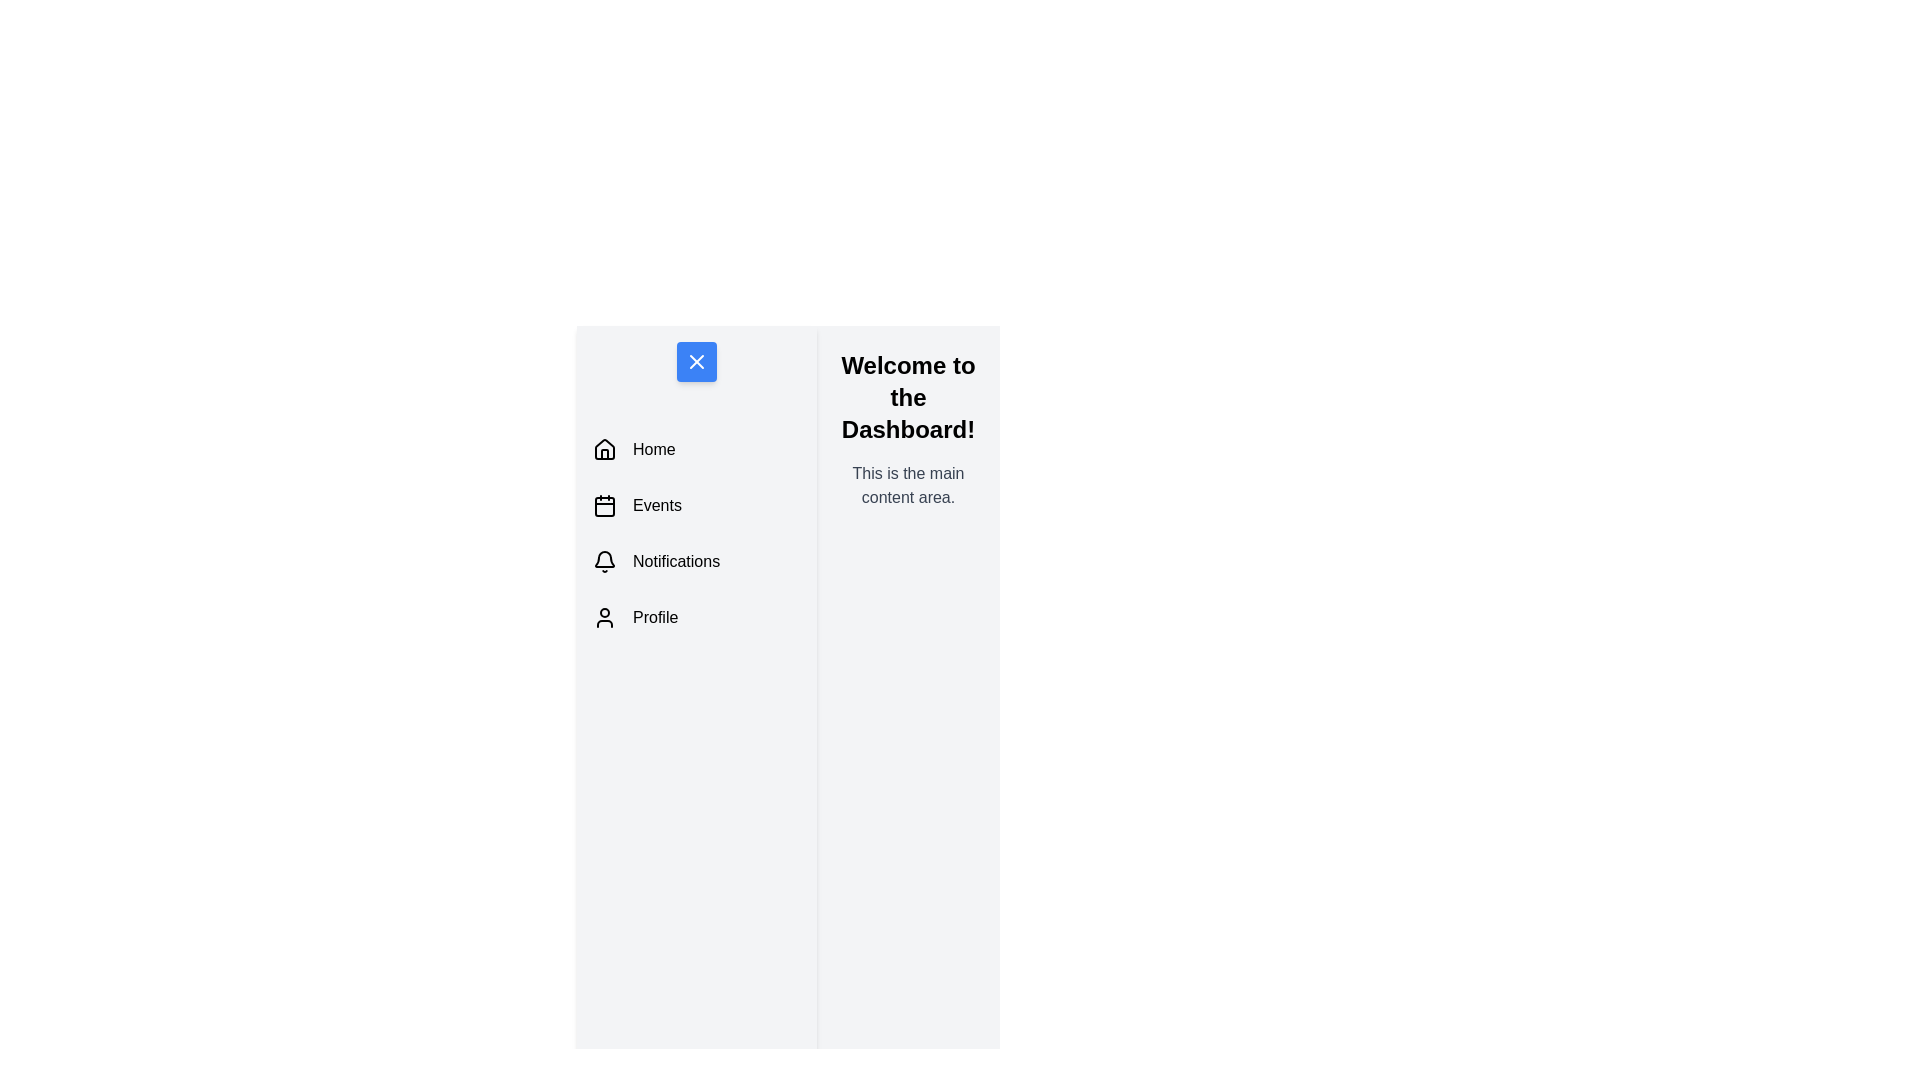  I want to click on the central structural graphical element of the calendar icon located in the left sidebar menu, so click(603, 505).